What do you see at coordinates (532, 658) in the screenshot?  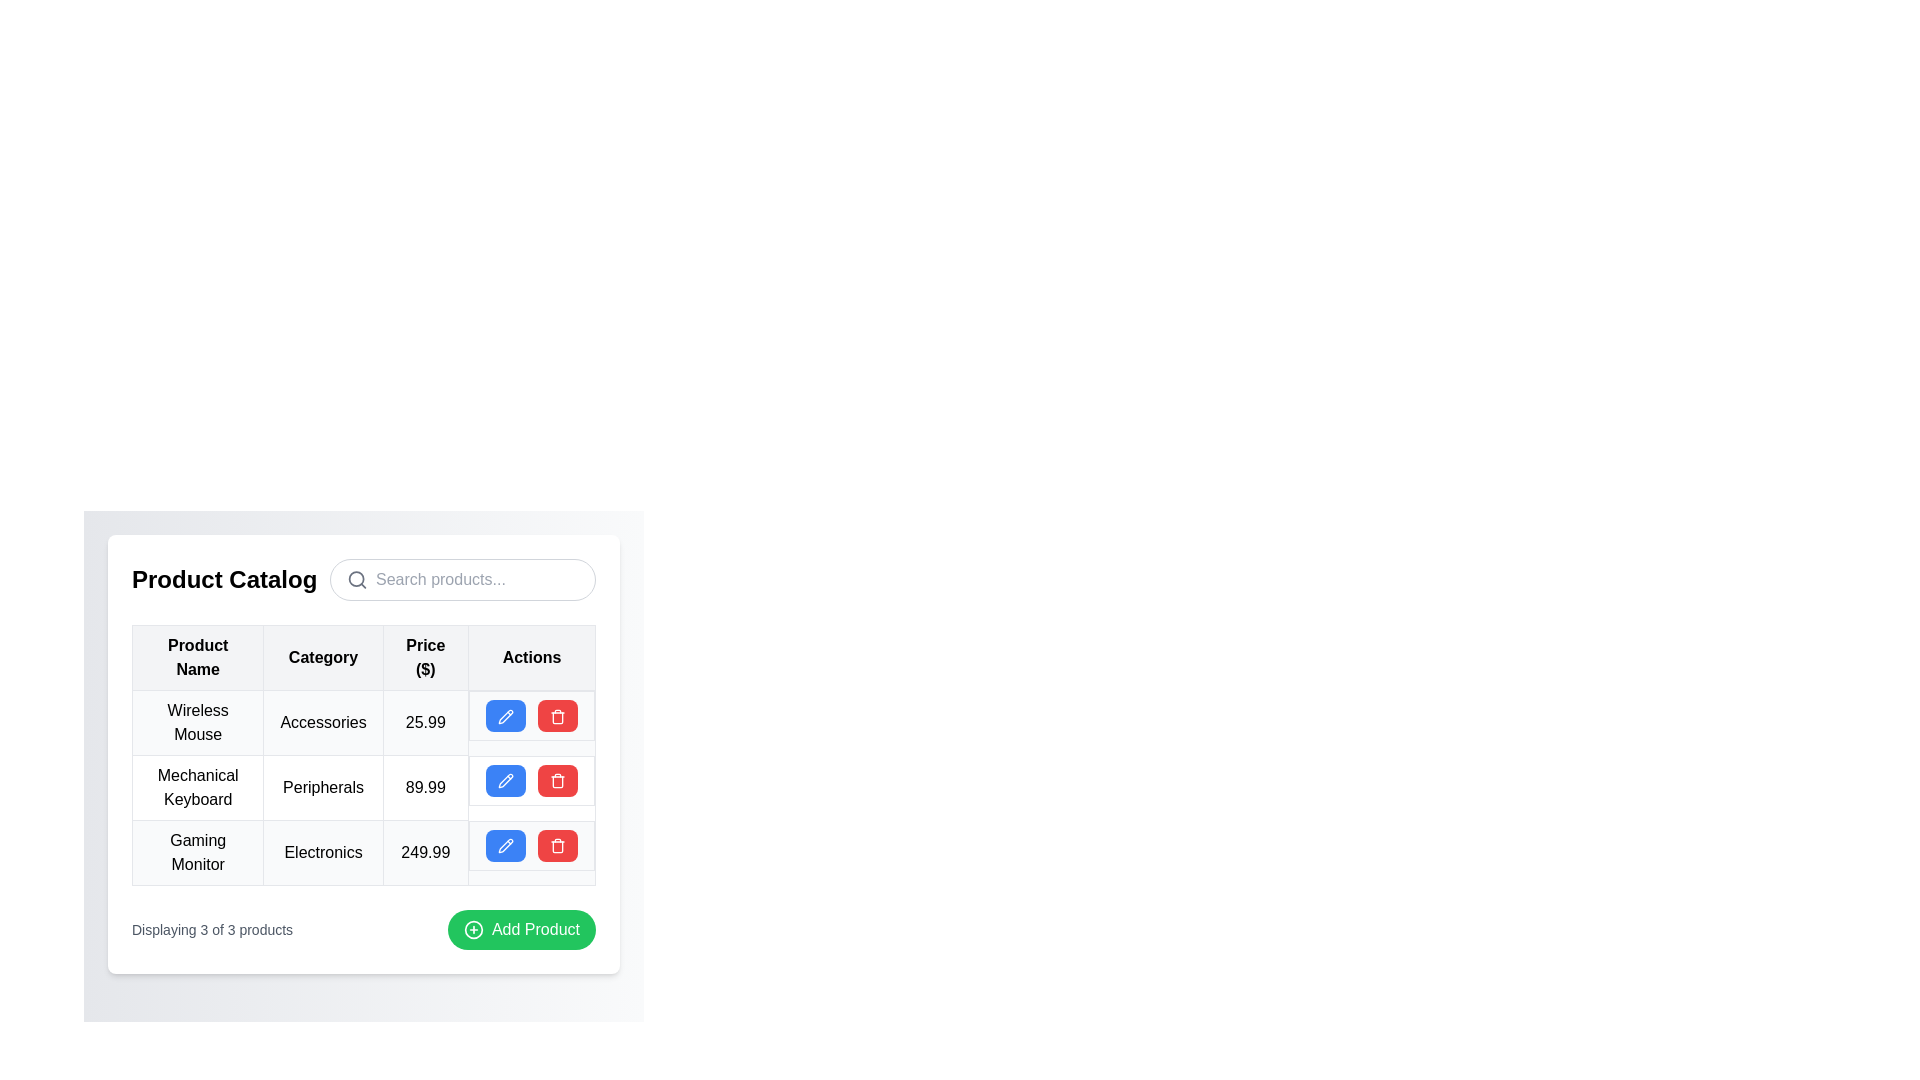 I see `the table header cell labeled 'Actions', which features bold text and a gray background, located at the top-right corner of the table` at bounding box center [532, 658].